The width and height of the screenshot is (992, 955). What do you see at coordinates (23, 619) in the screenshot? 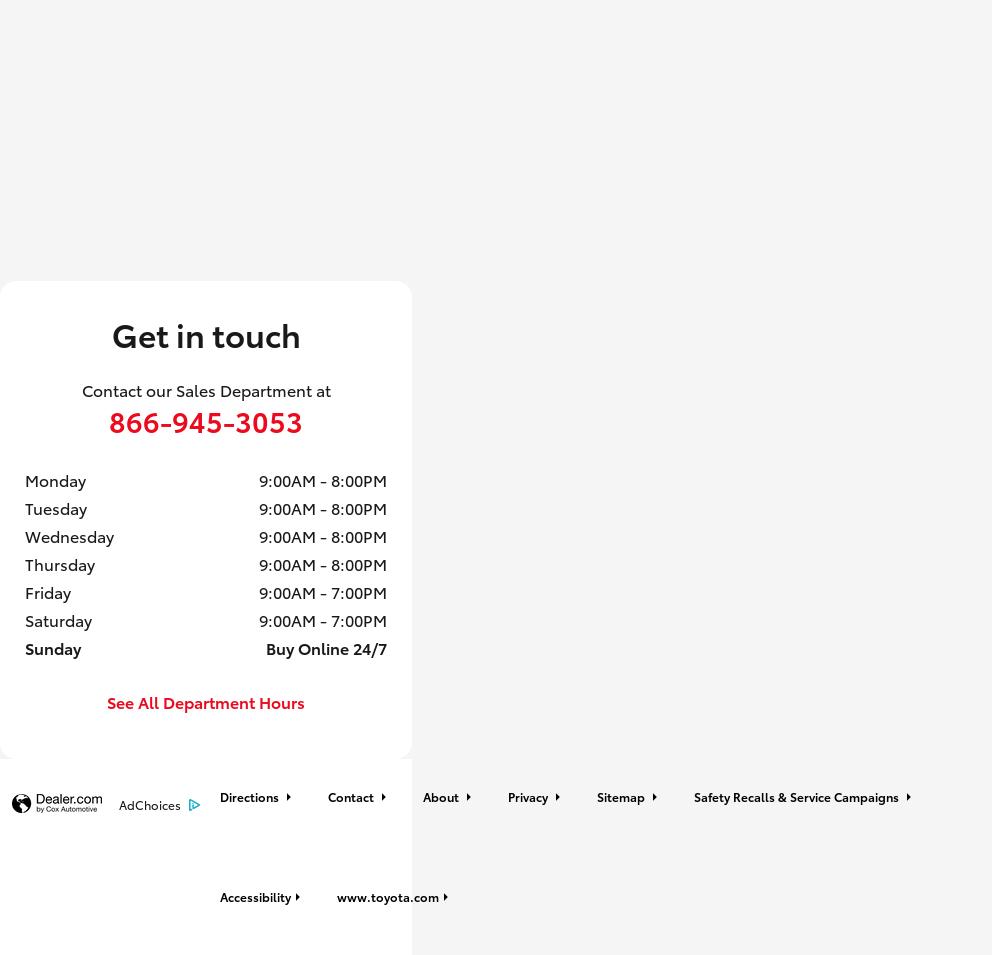
I see `'Saturday'` at bounding box center [23, 619].